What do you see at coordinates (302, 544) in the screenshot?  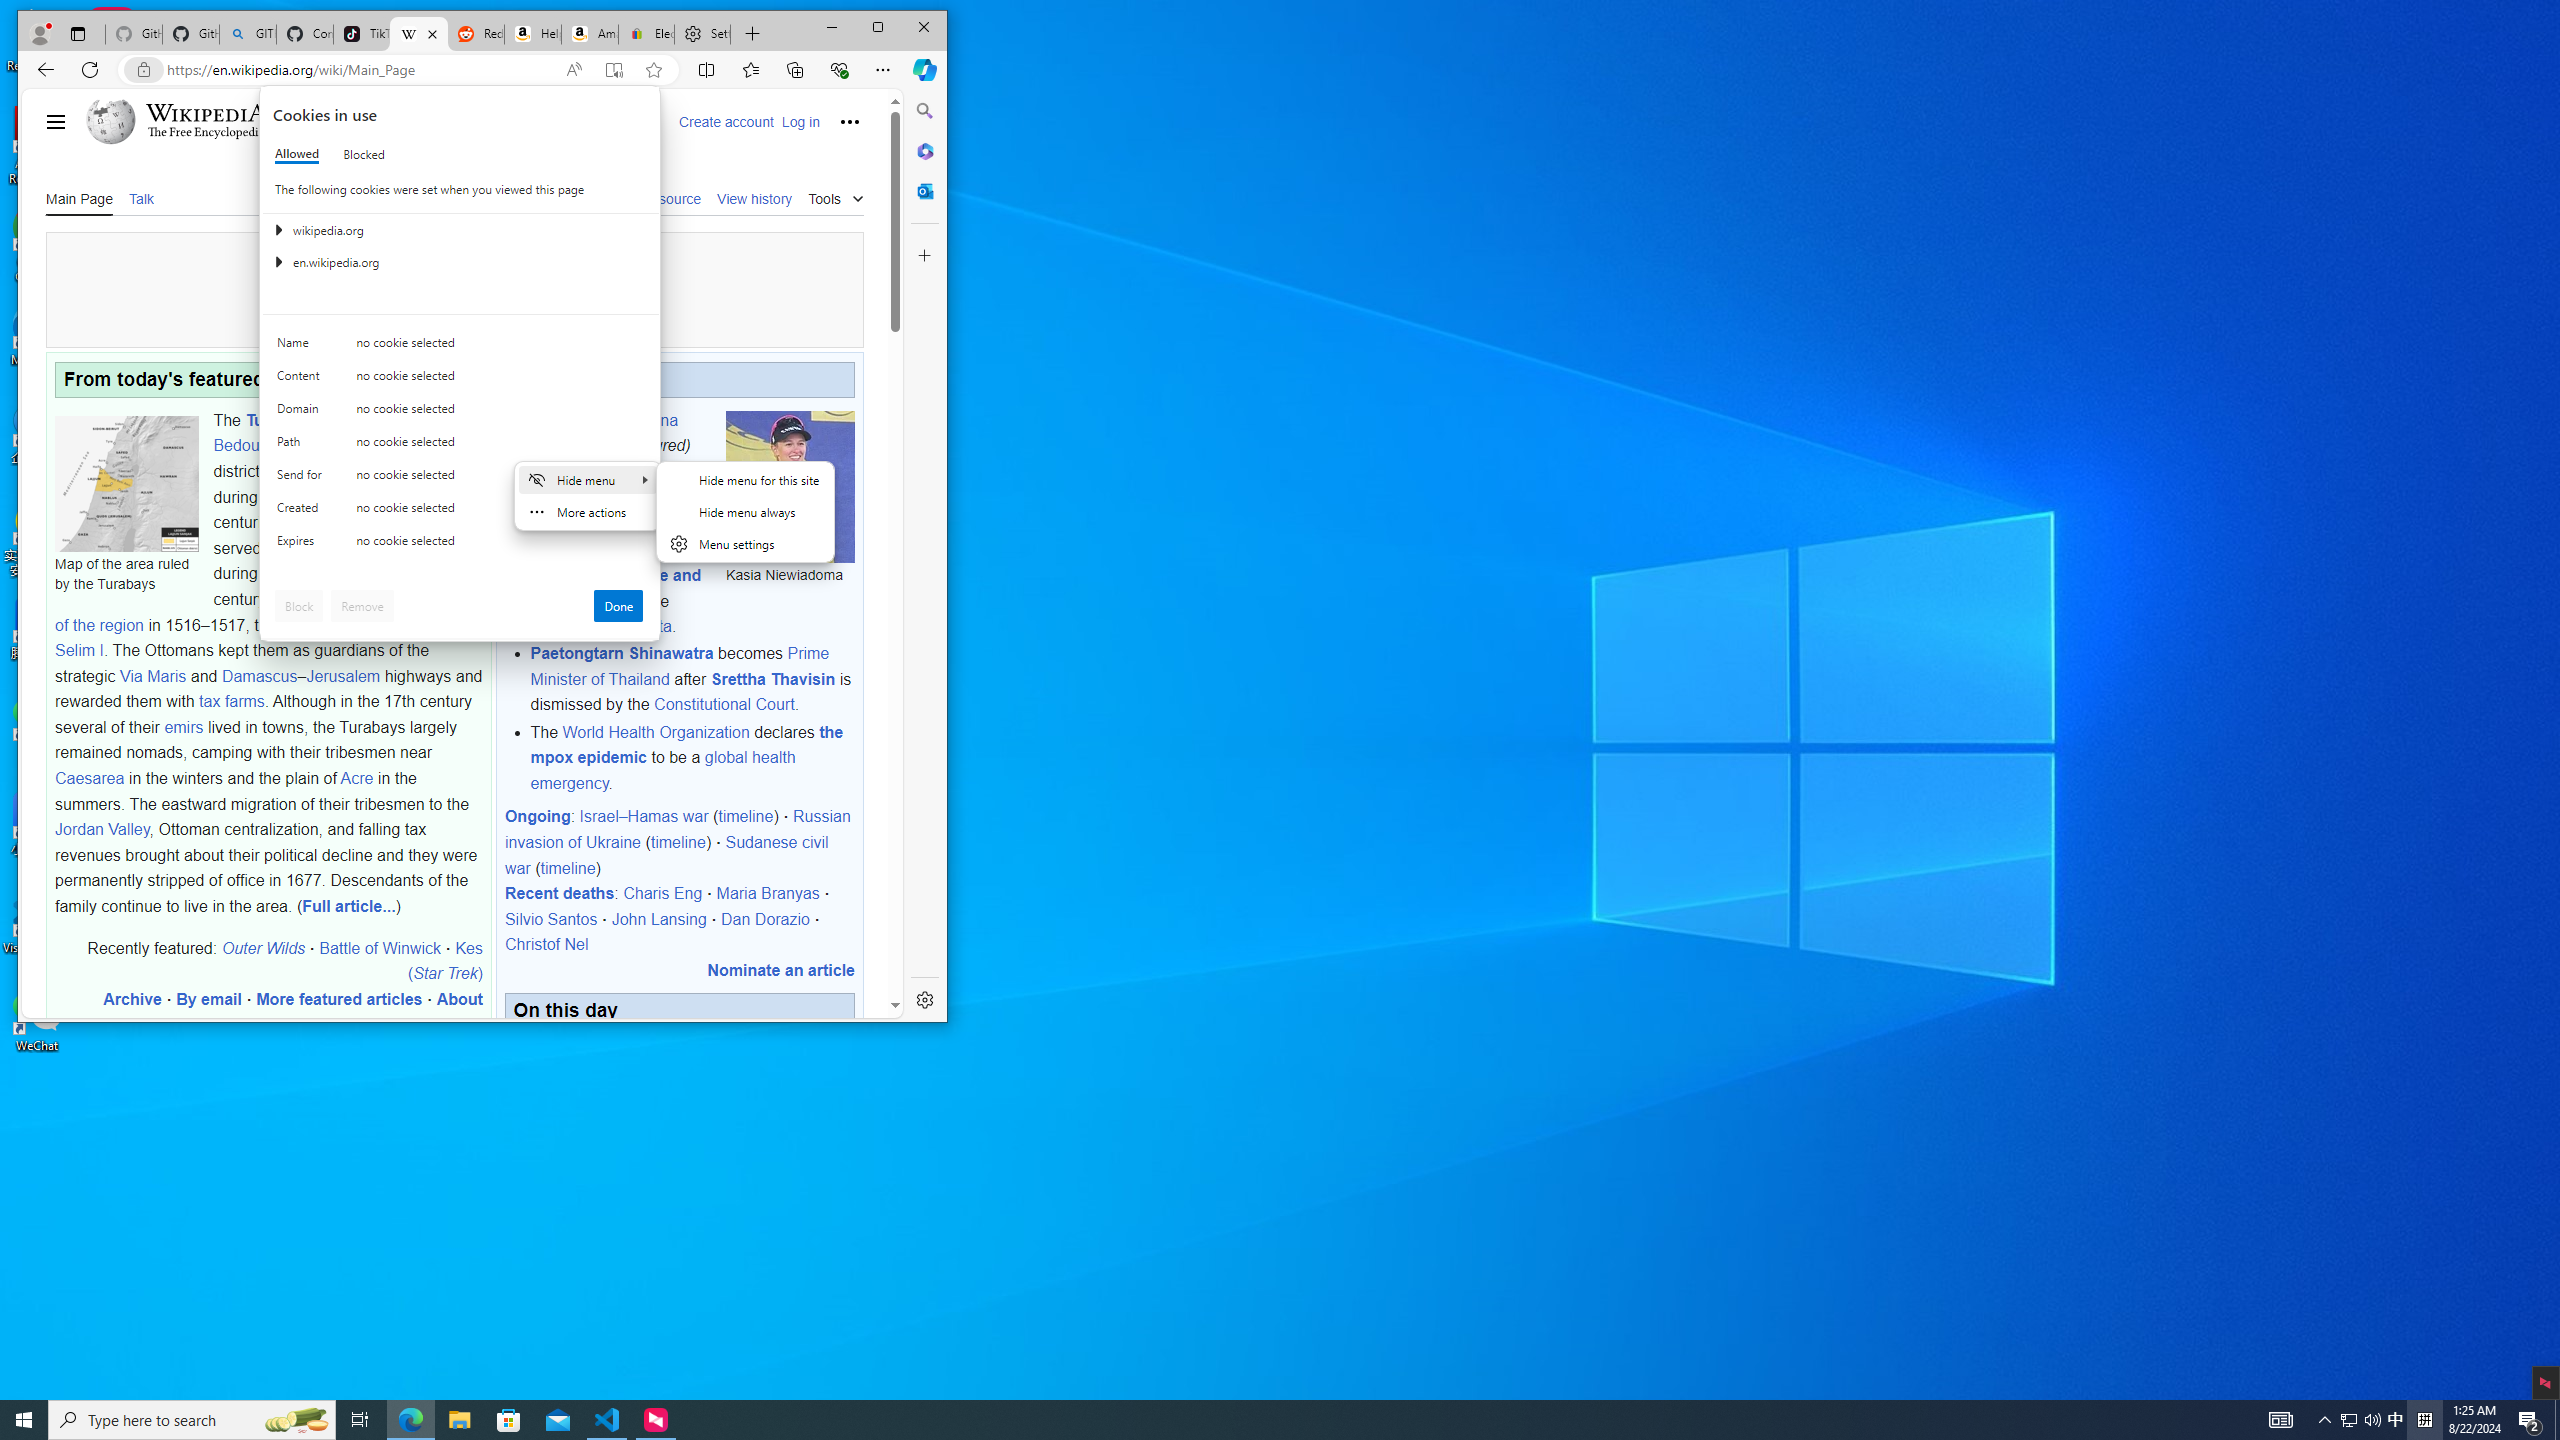 I see `'Expires'` at bounding box center [302, 544].